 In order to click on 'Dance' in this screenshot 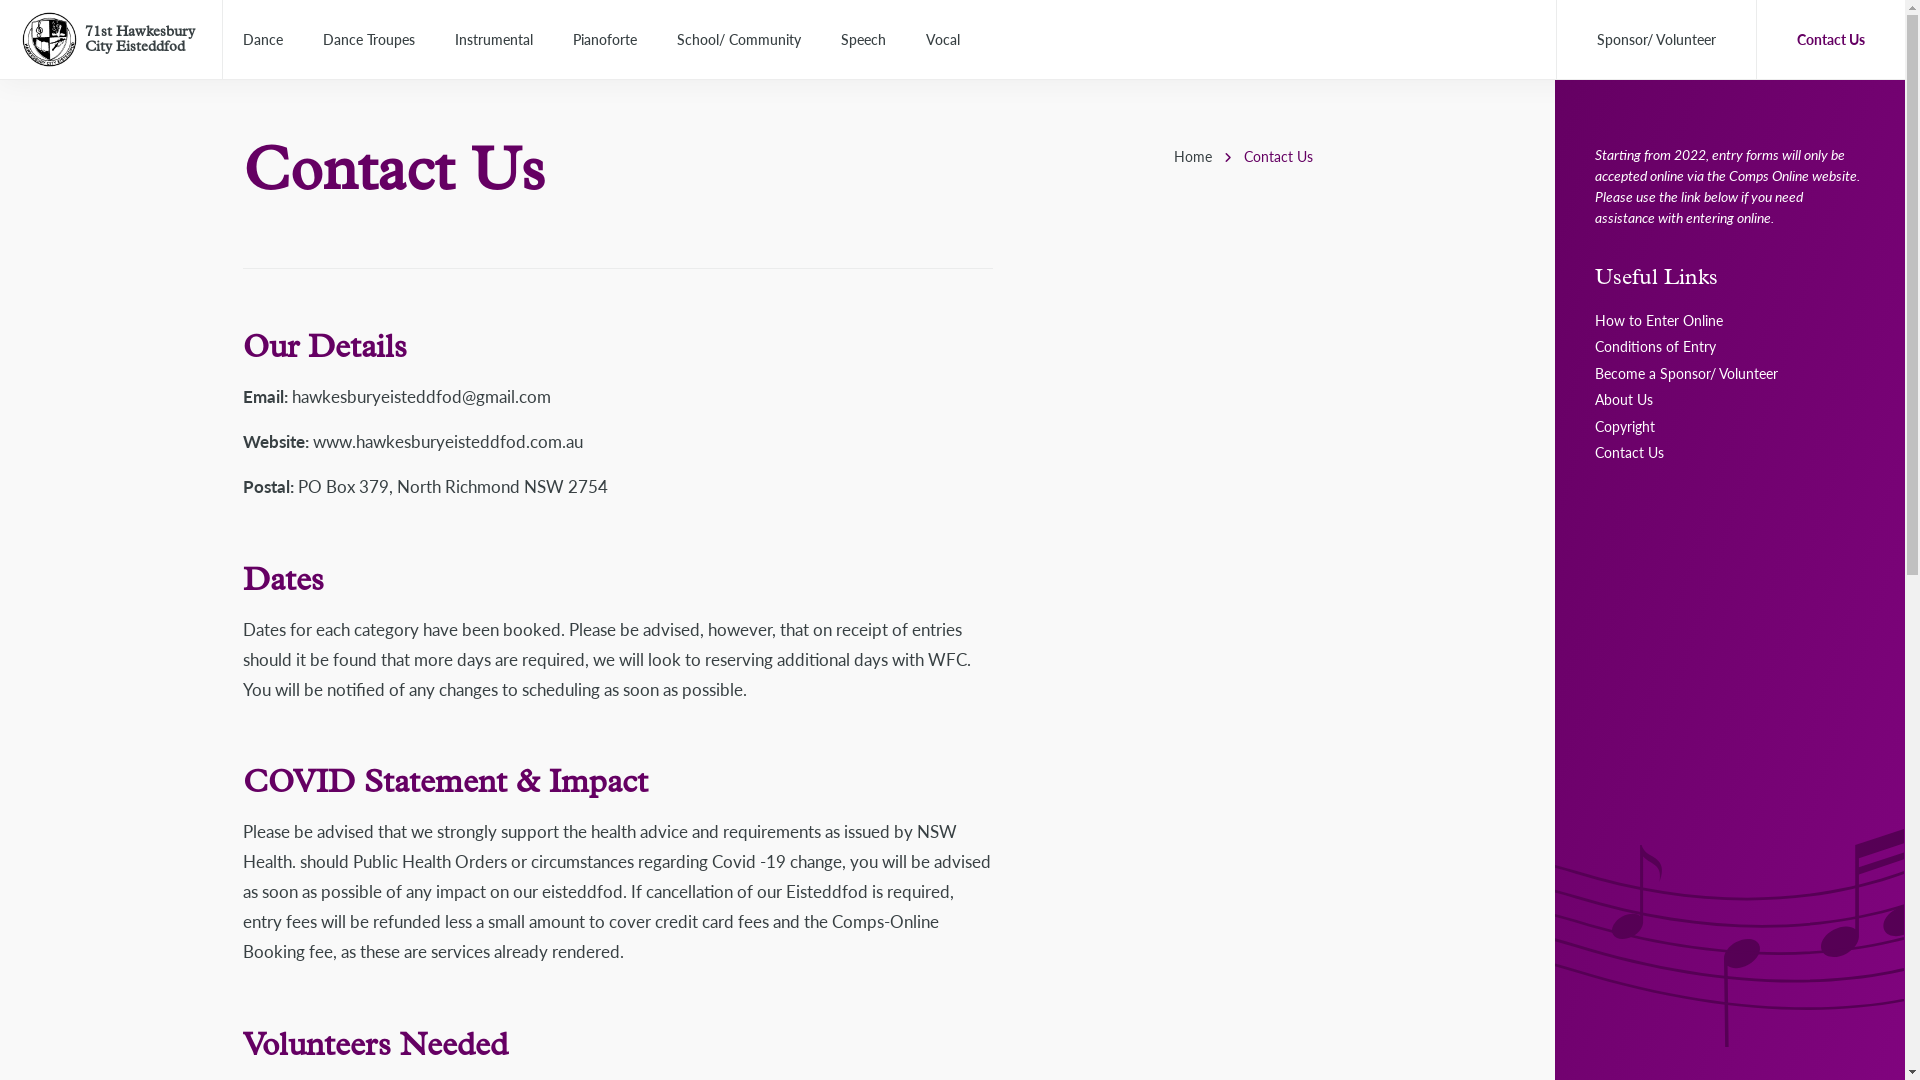, I will do `click(262, 39)`.